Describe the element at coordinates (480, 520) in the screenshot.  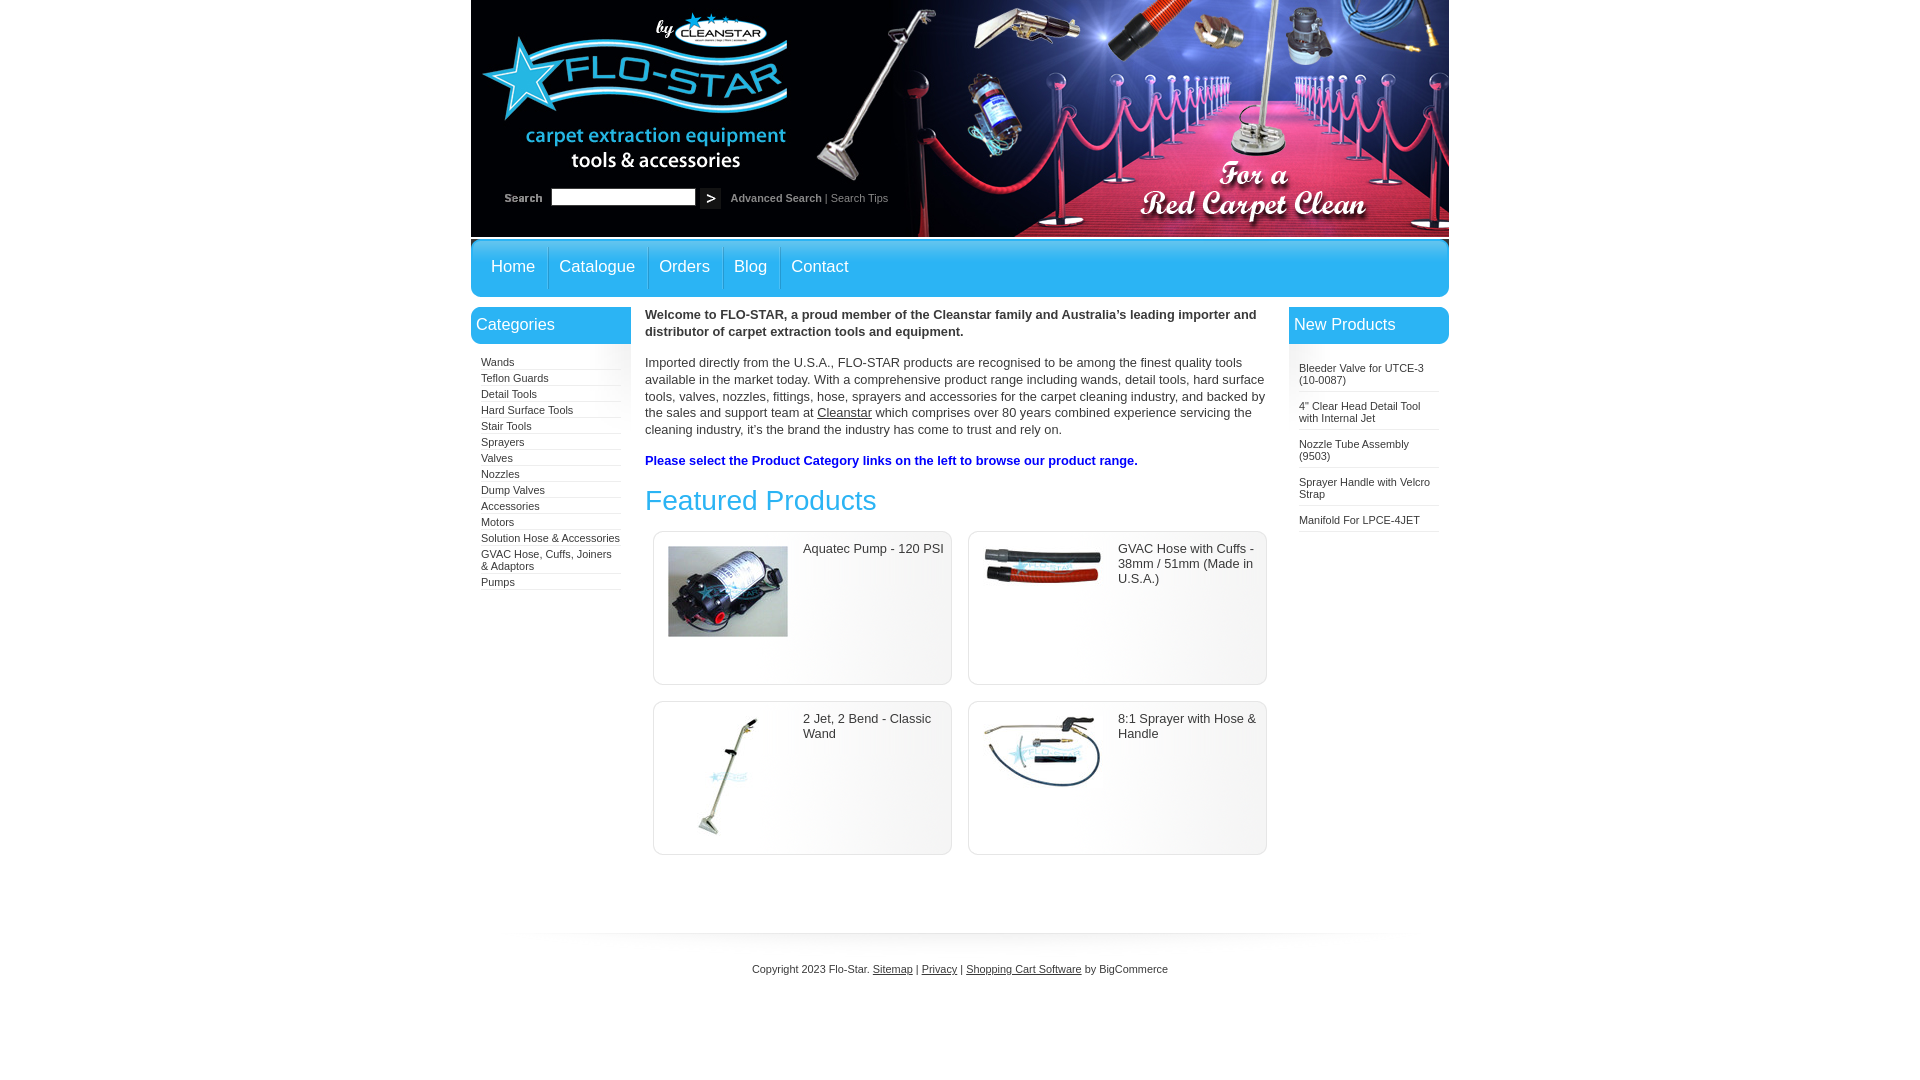
I see `'Motors'` at that location.